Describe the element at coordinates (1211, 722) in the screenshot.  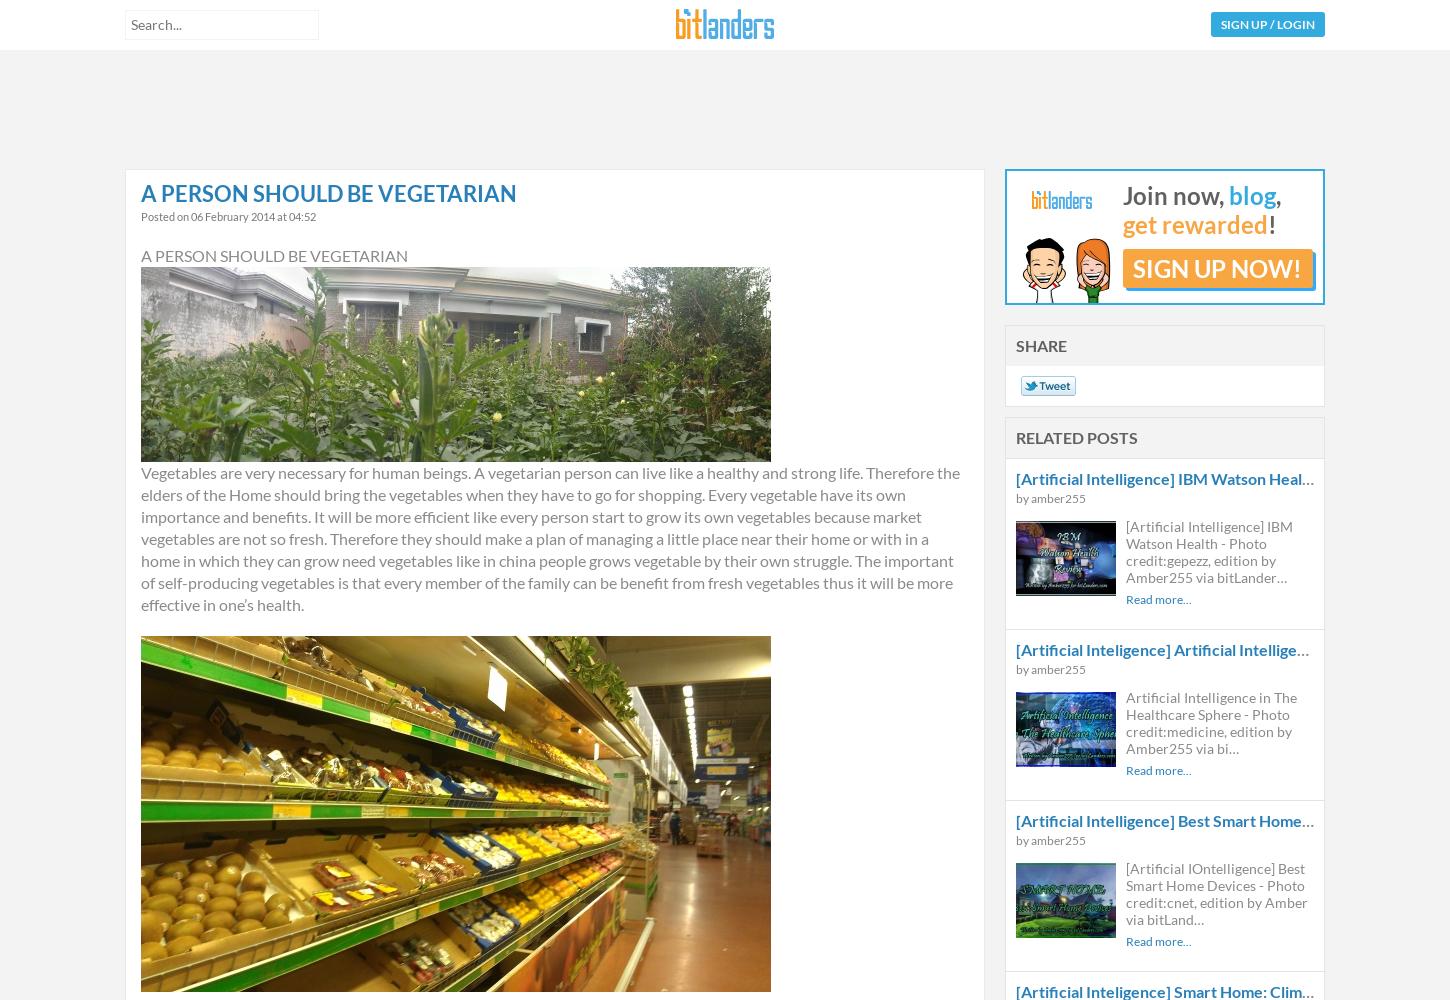
I see `'Artificial Intelligence in The Healthcare Sphere - Photo credit:medicine, edition by Amber255 via bi…'` at that location.